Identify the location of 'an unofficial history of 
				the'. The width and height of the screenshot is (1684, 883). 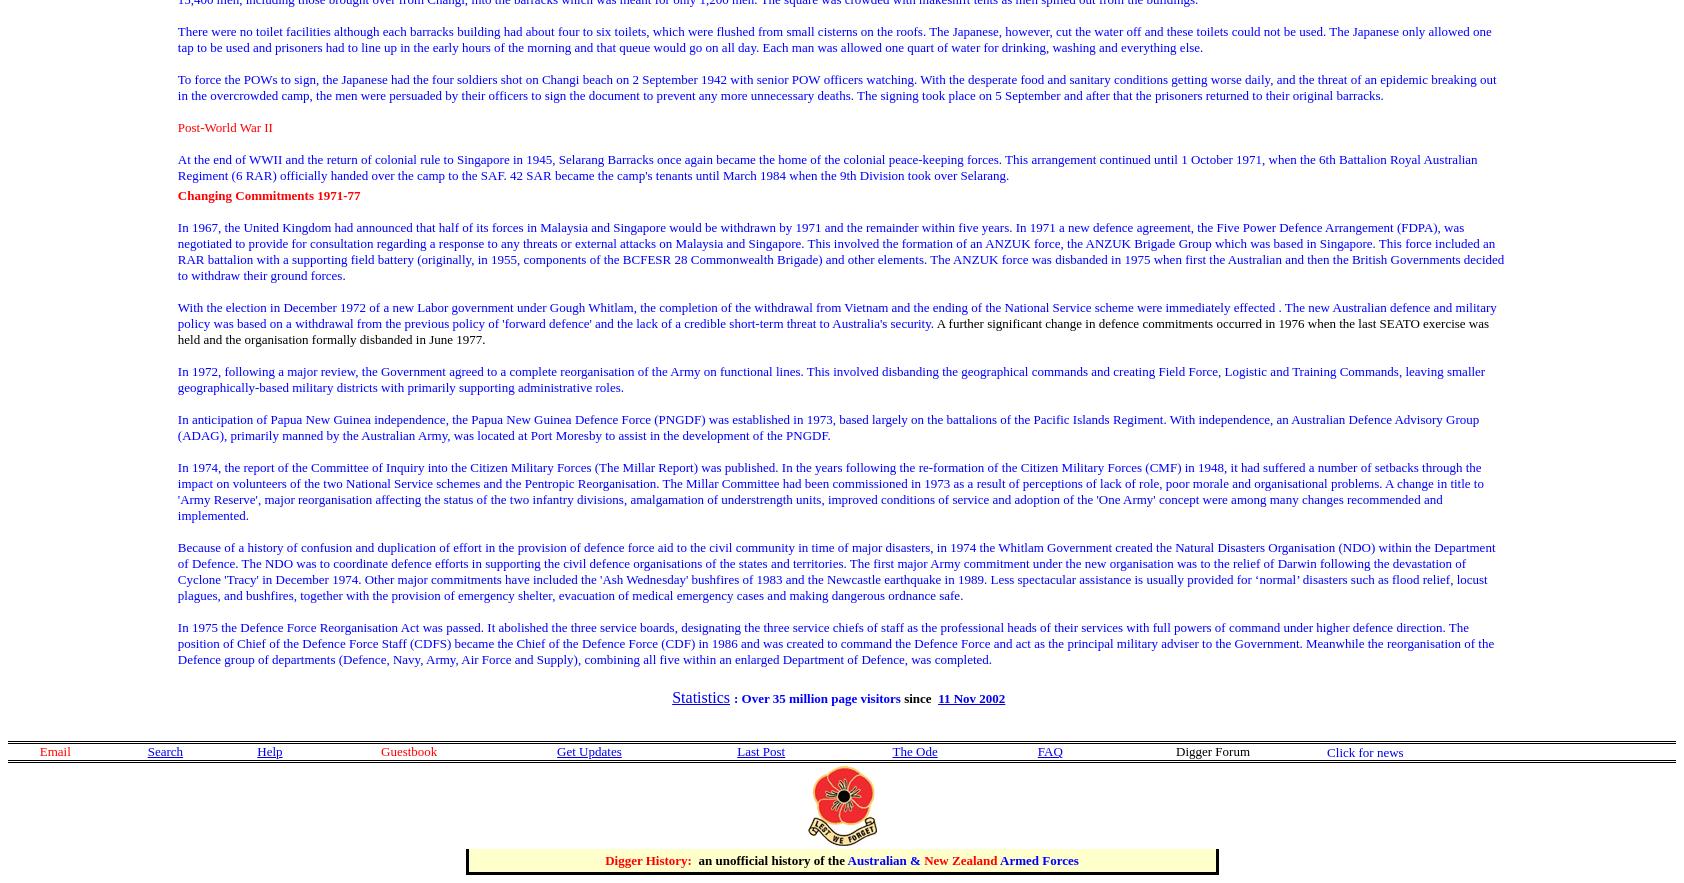
(771, 858).